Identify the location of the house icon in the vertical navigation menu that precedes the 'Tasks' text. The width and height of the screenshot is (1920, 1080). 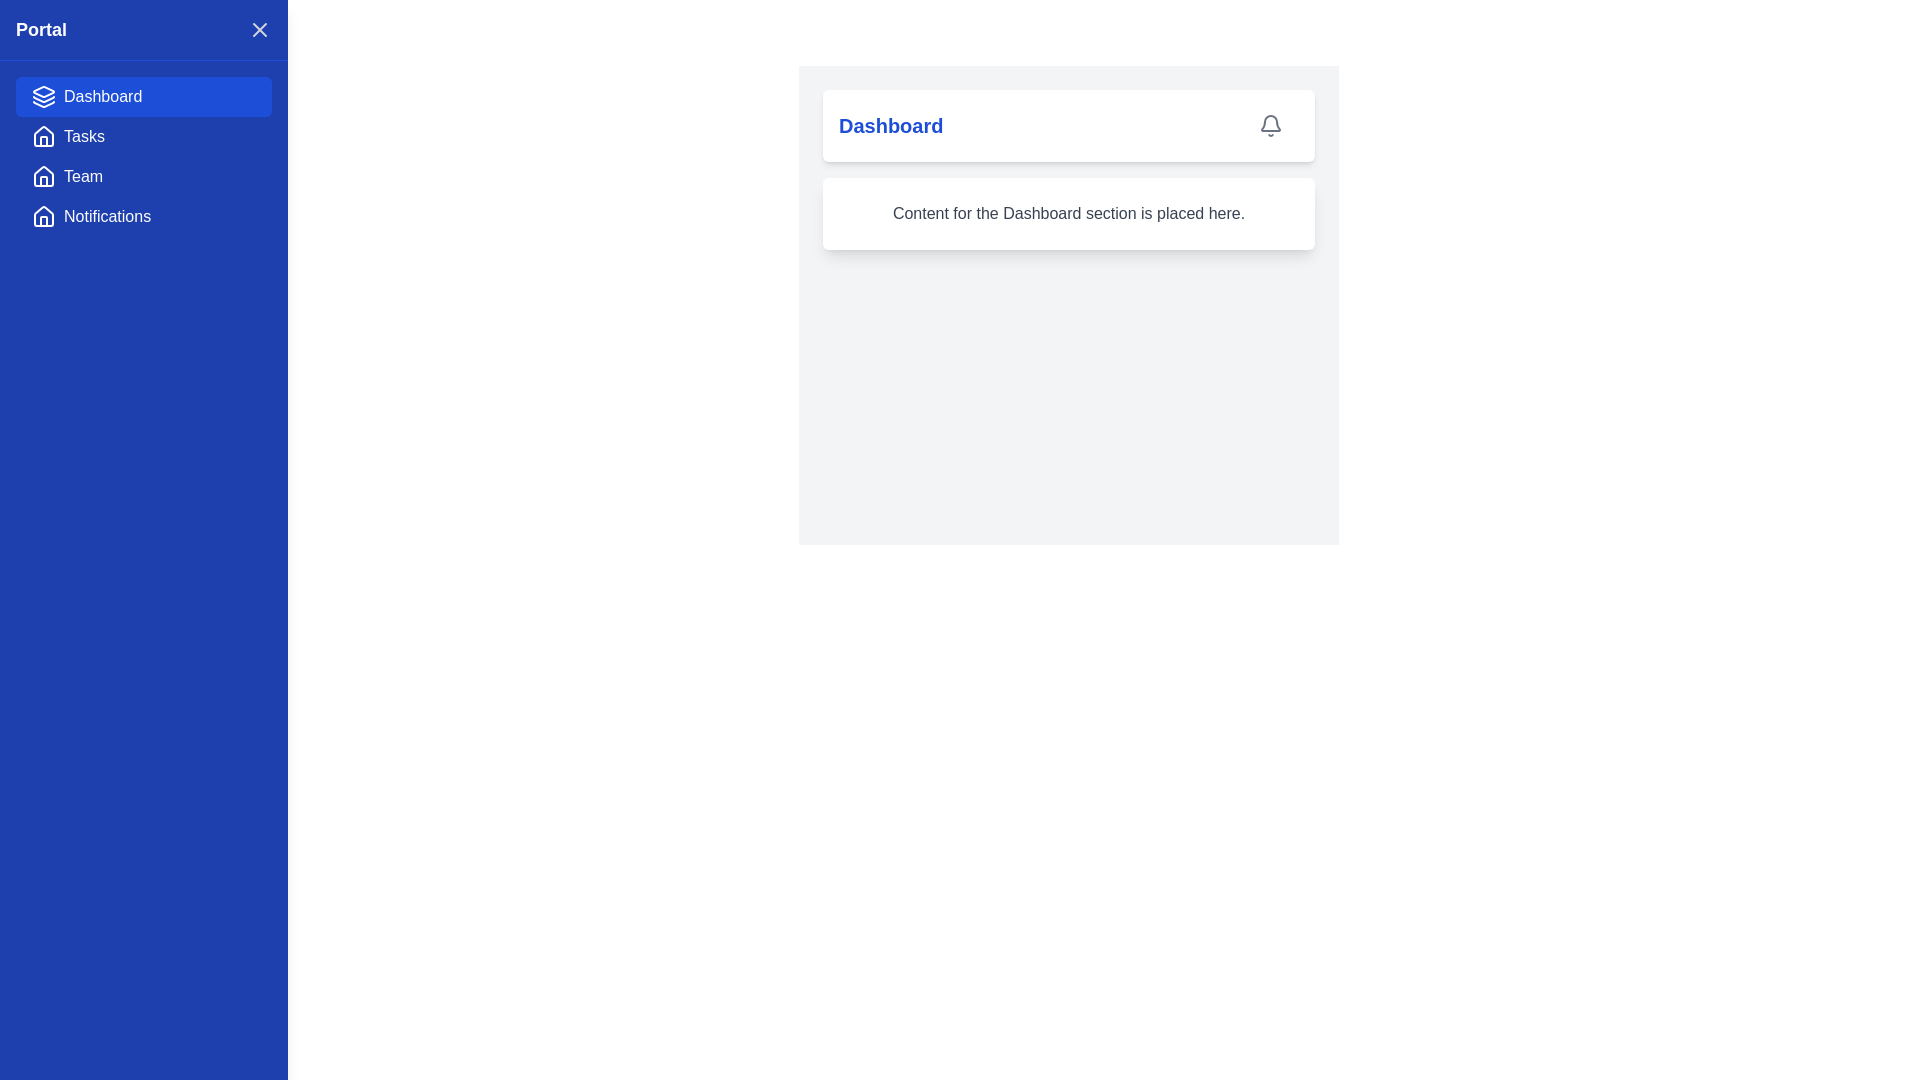
(43, 136).